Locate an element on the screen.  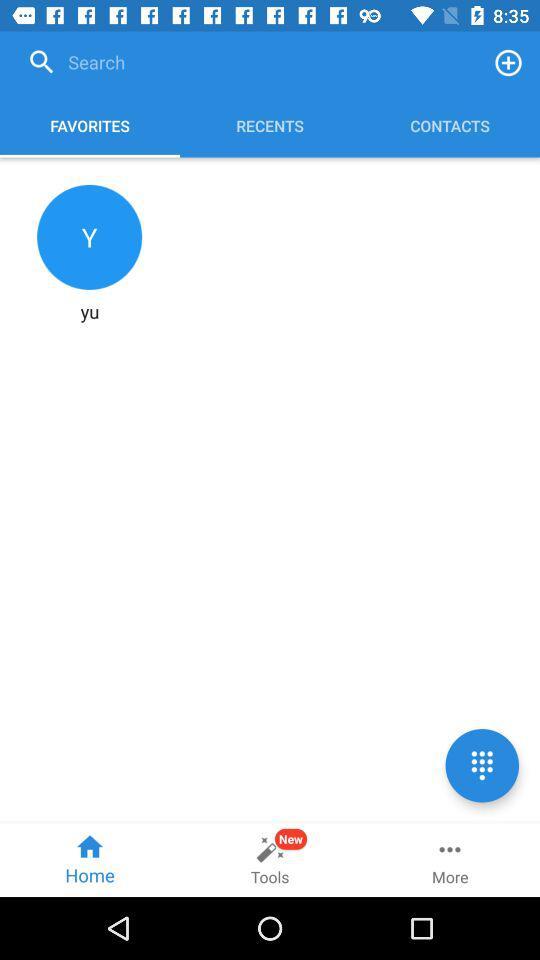
the dialpad icon is located at coordinates (481, 764).